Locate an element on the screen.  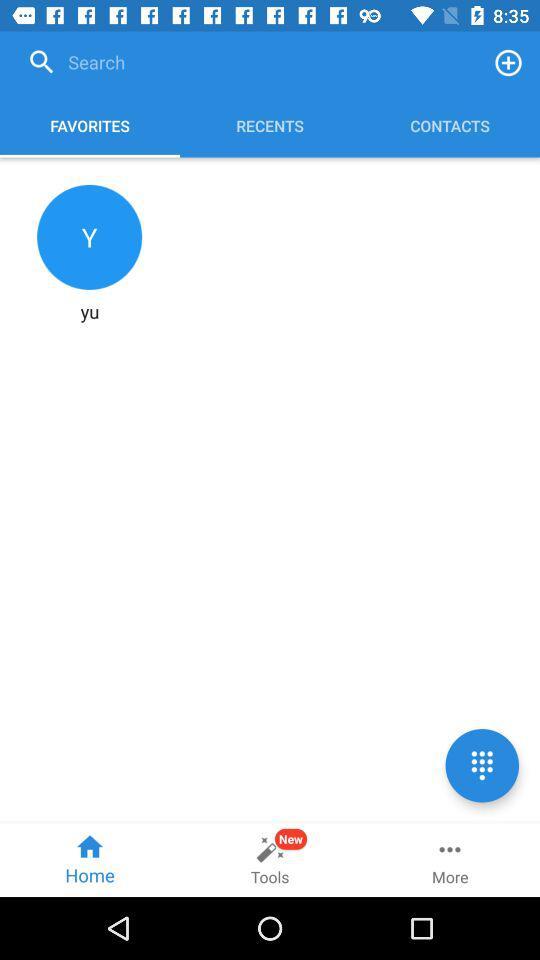
the dialpad icon is located at coordinates (481, 764).